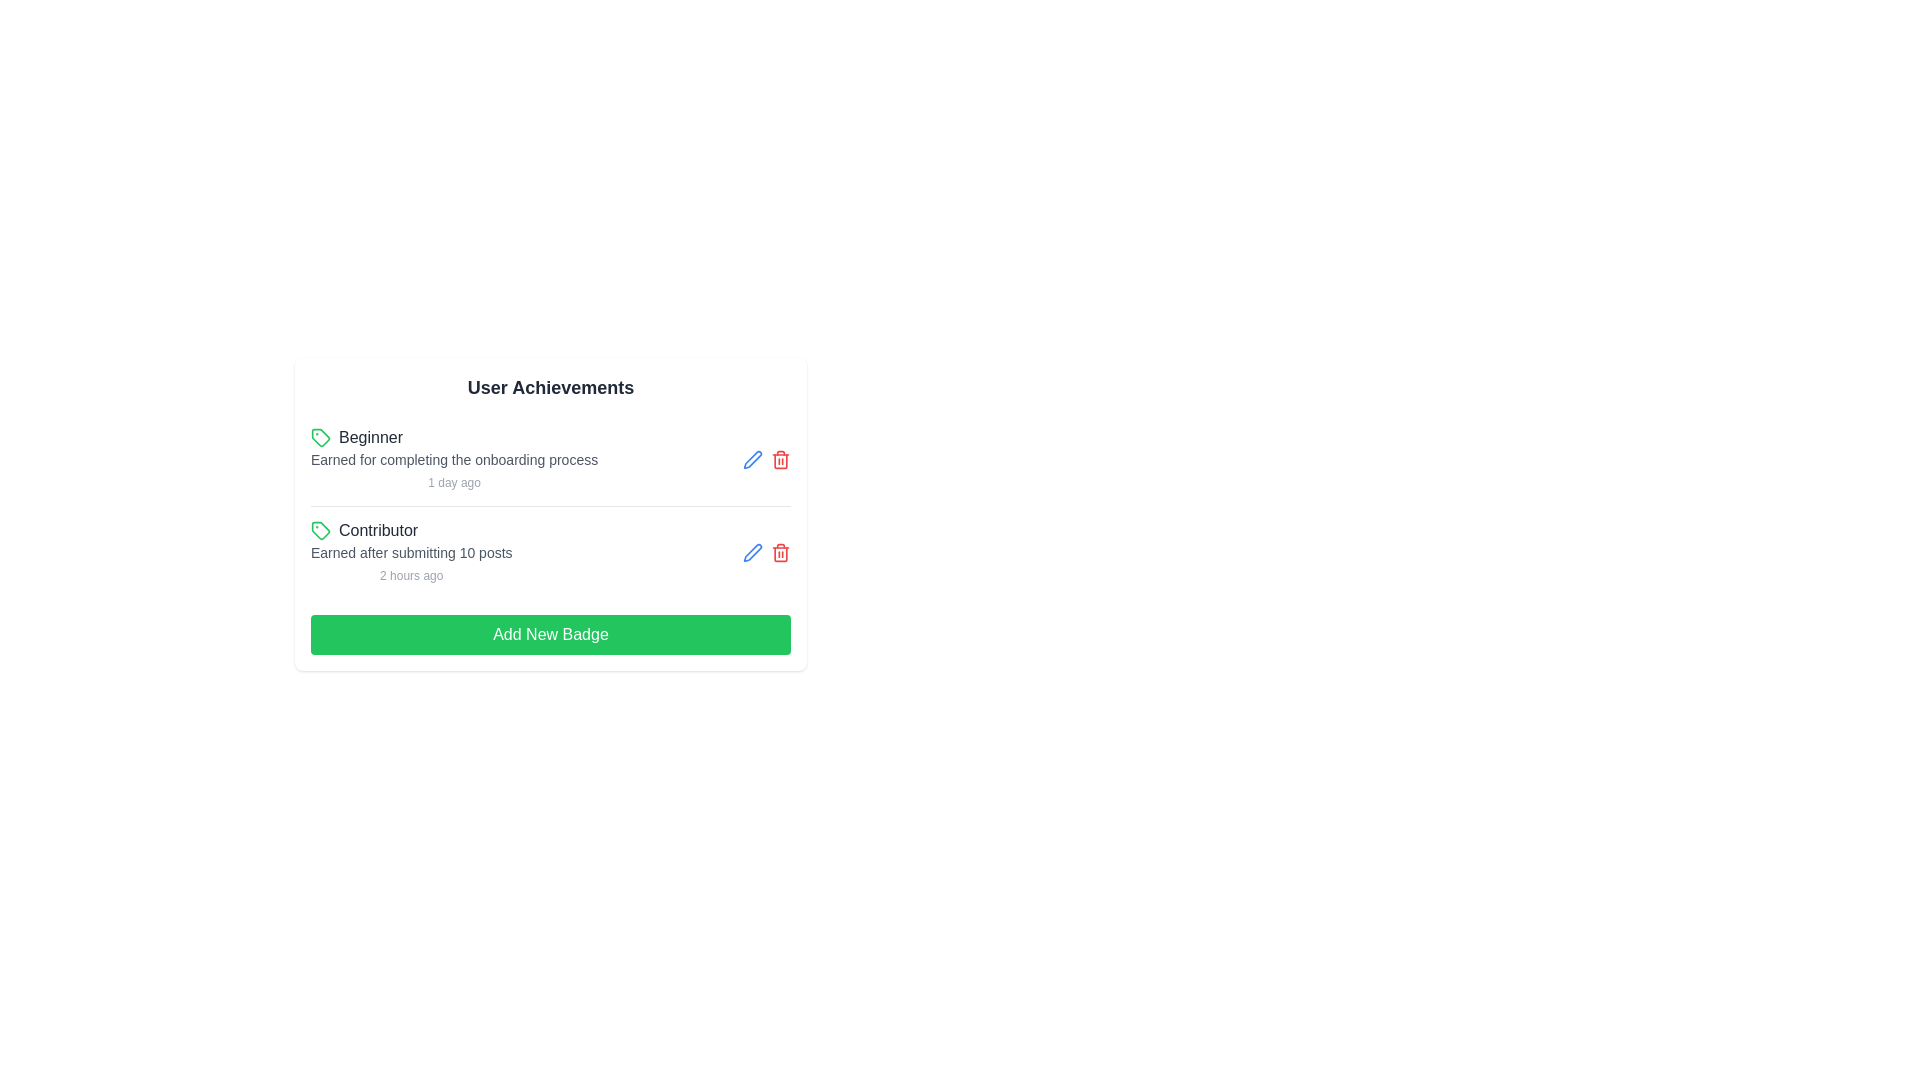 This screenshot has width=1920, height=1080. What do you see at coordinates (410, 552) in the screenshot?
I see `the text snippet saying 'Earned after submitting 10 posts', which is styled in a smaller font and lighter gray color, located under the 'Contributor' badge in the User Achievements list` at bounding box center [410, 552].